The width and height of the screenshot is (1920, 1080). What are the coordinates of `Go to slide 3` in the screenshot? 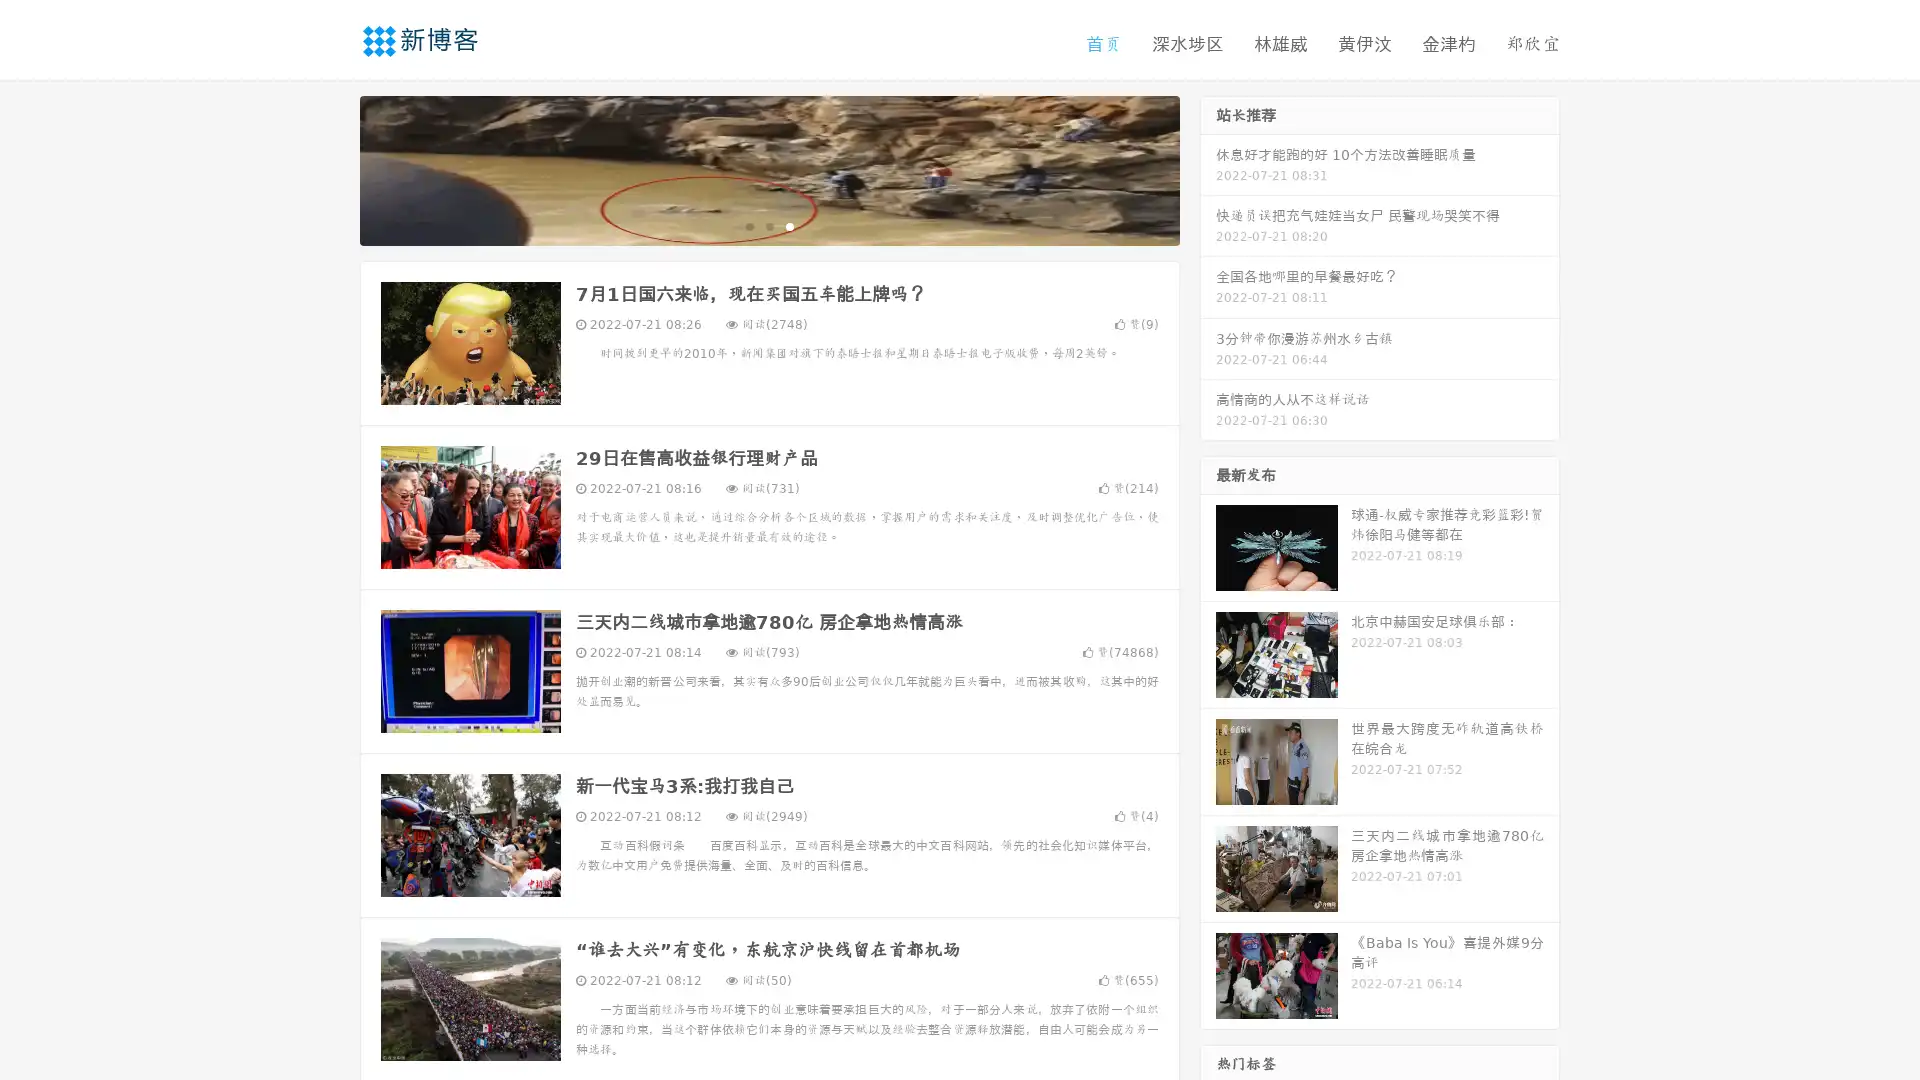 It's located at (789, 225).